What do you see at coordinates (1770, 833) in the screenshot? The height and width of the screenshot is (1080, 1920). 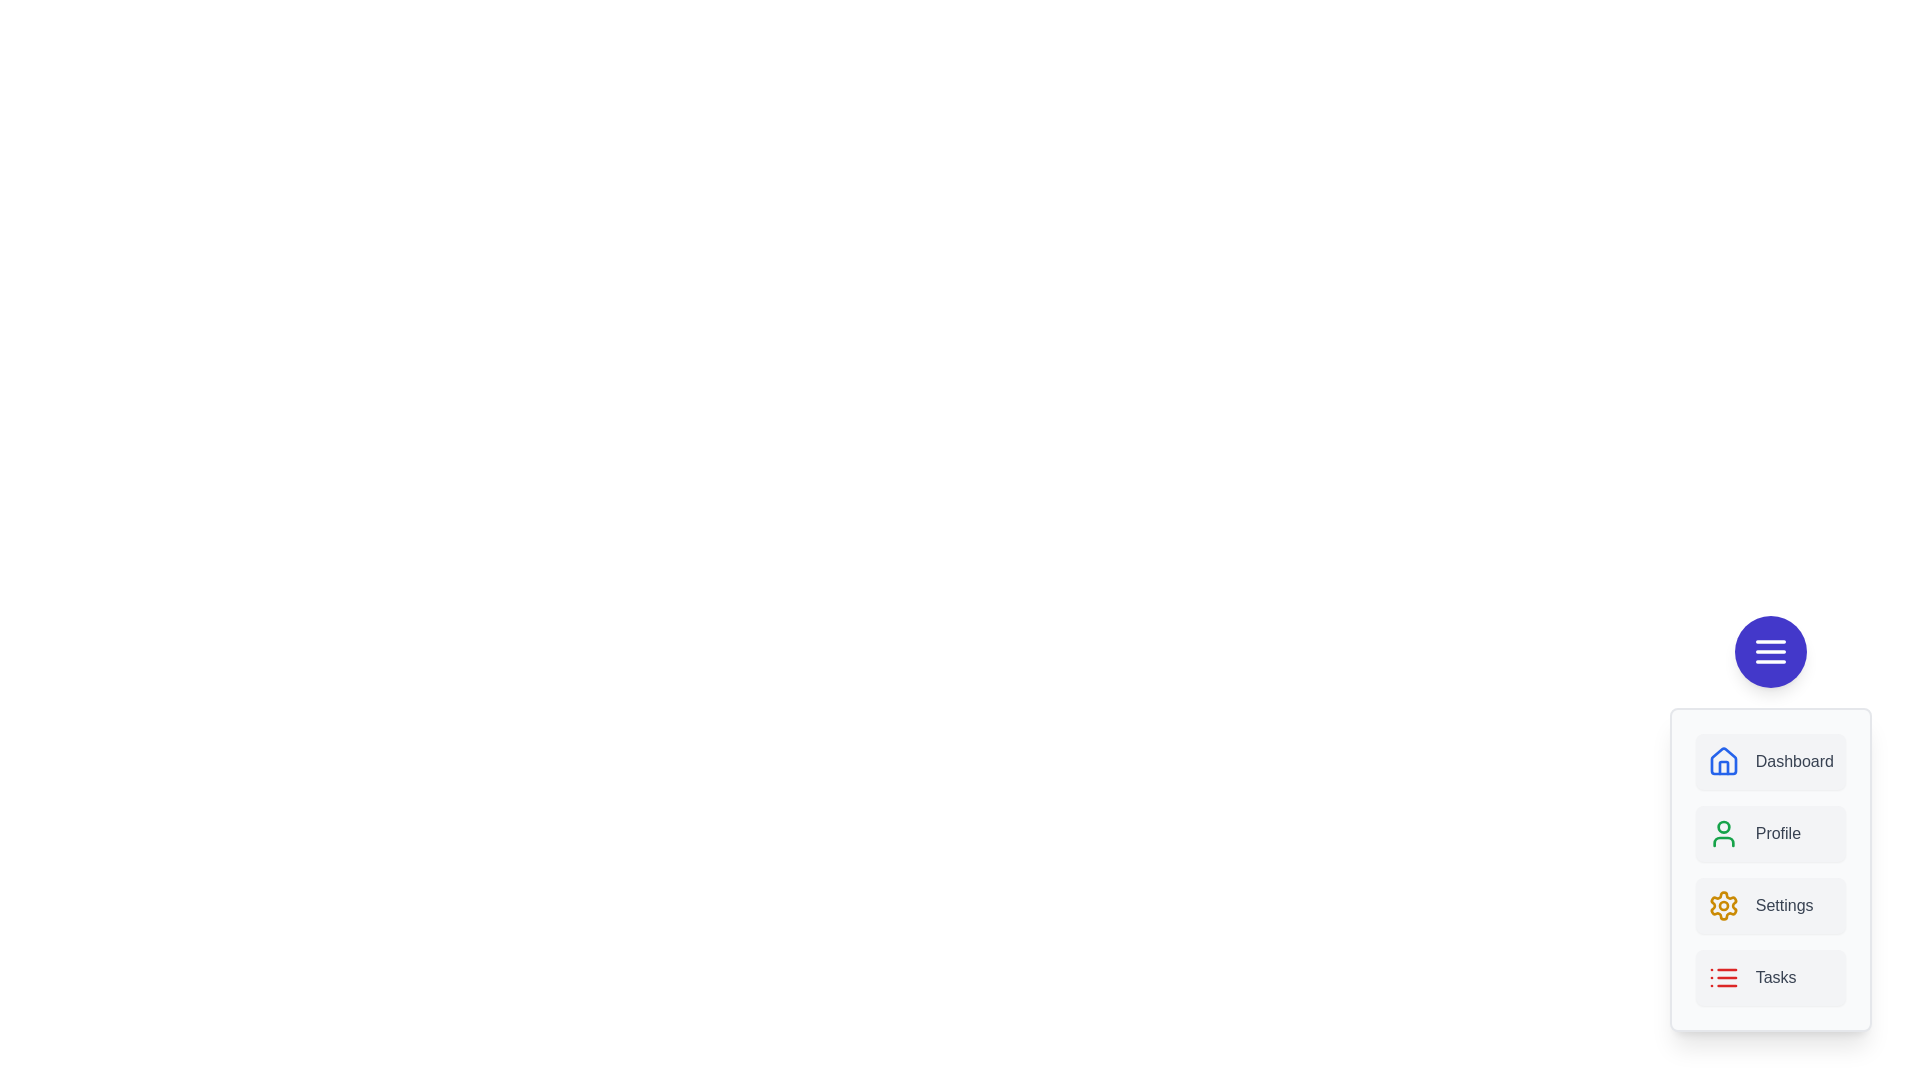 I see `the Profile option from the menu` at bounding box center [1770, 833].